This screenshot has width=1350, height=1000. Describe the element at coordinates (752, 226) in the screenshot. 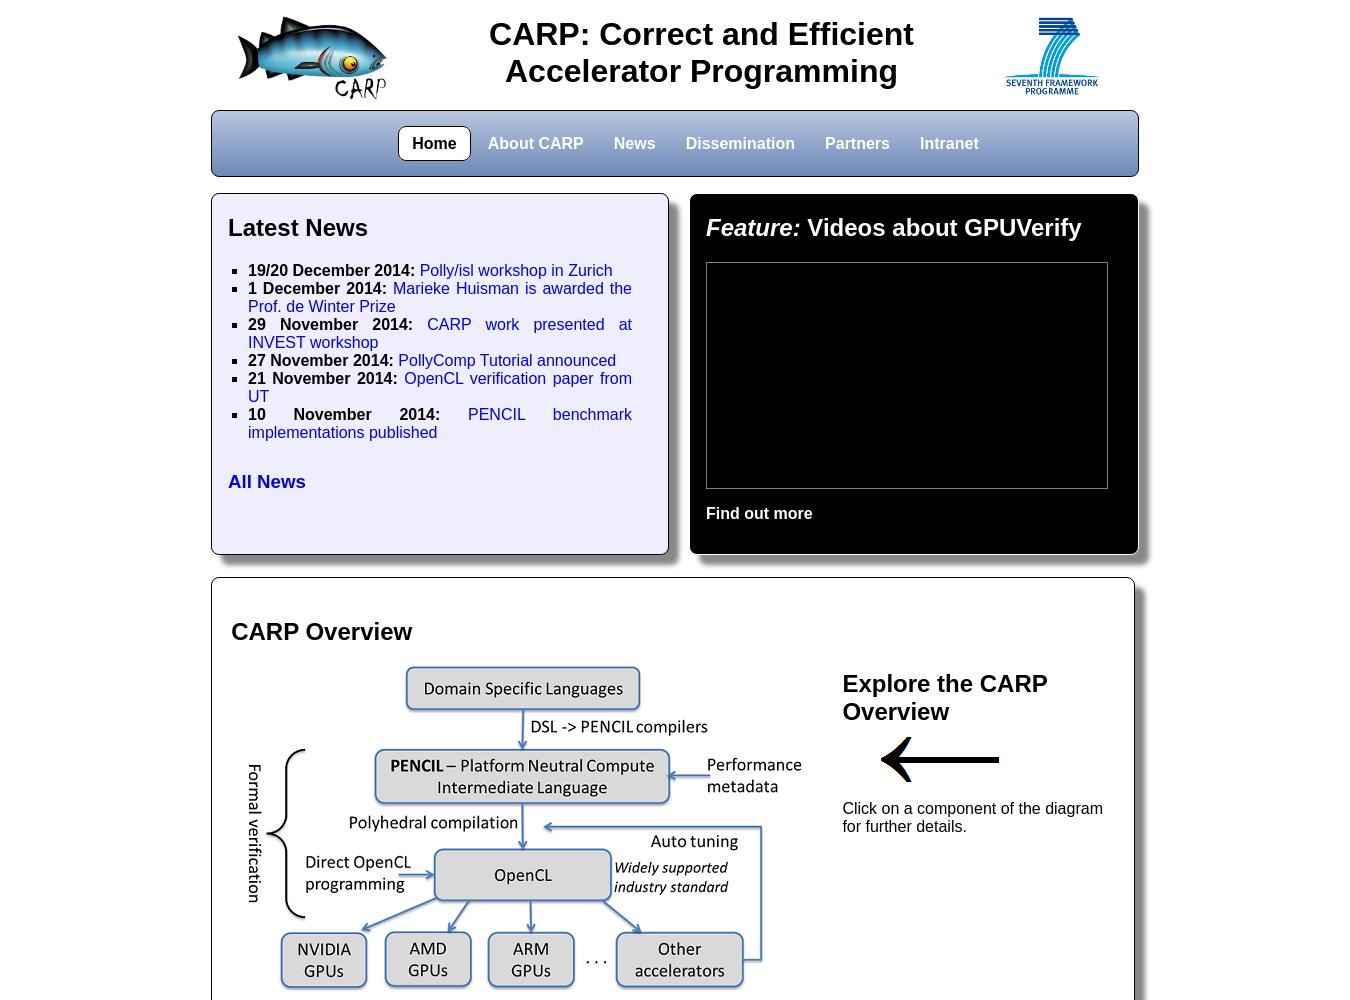

I see `'Feature:'` at that location.